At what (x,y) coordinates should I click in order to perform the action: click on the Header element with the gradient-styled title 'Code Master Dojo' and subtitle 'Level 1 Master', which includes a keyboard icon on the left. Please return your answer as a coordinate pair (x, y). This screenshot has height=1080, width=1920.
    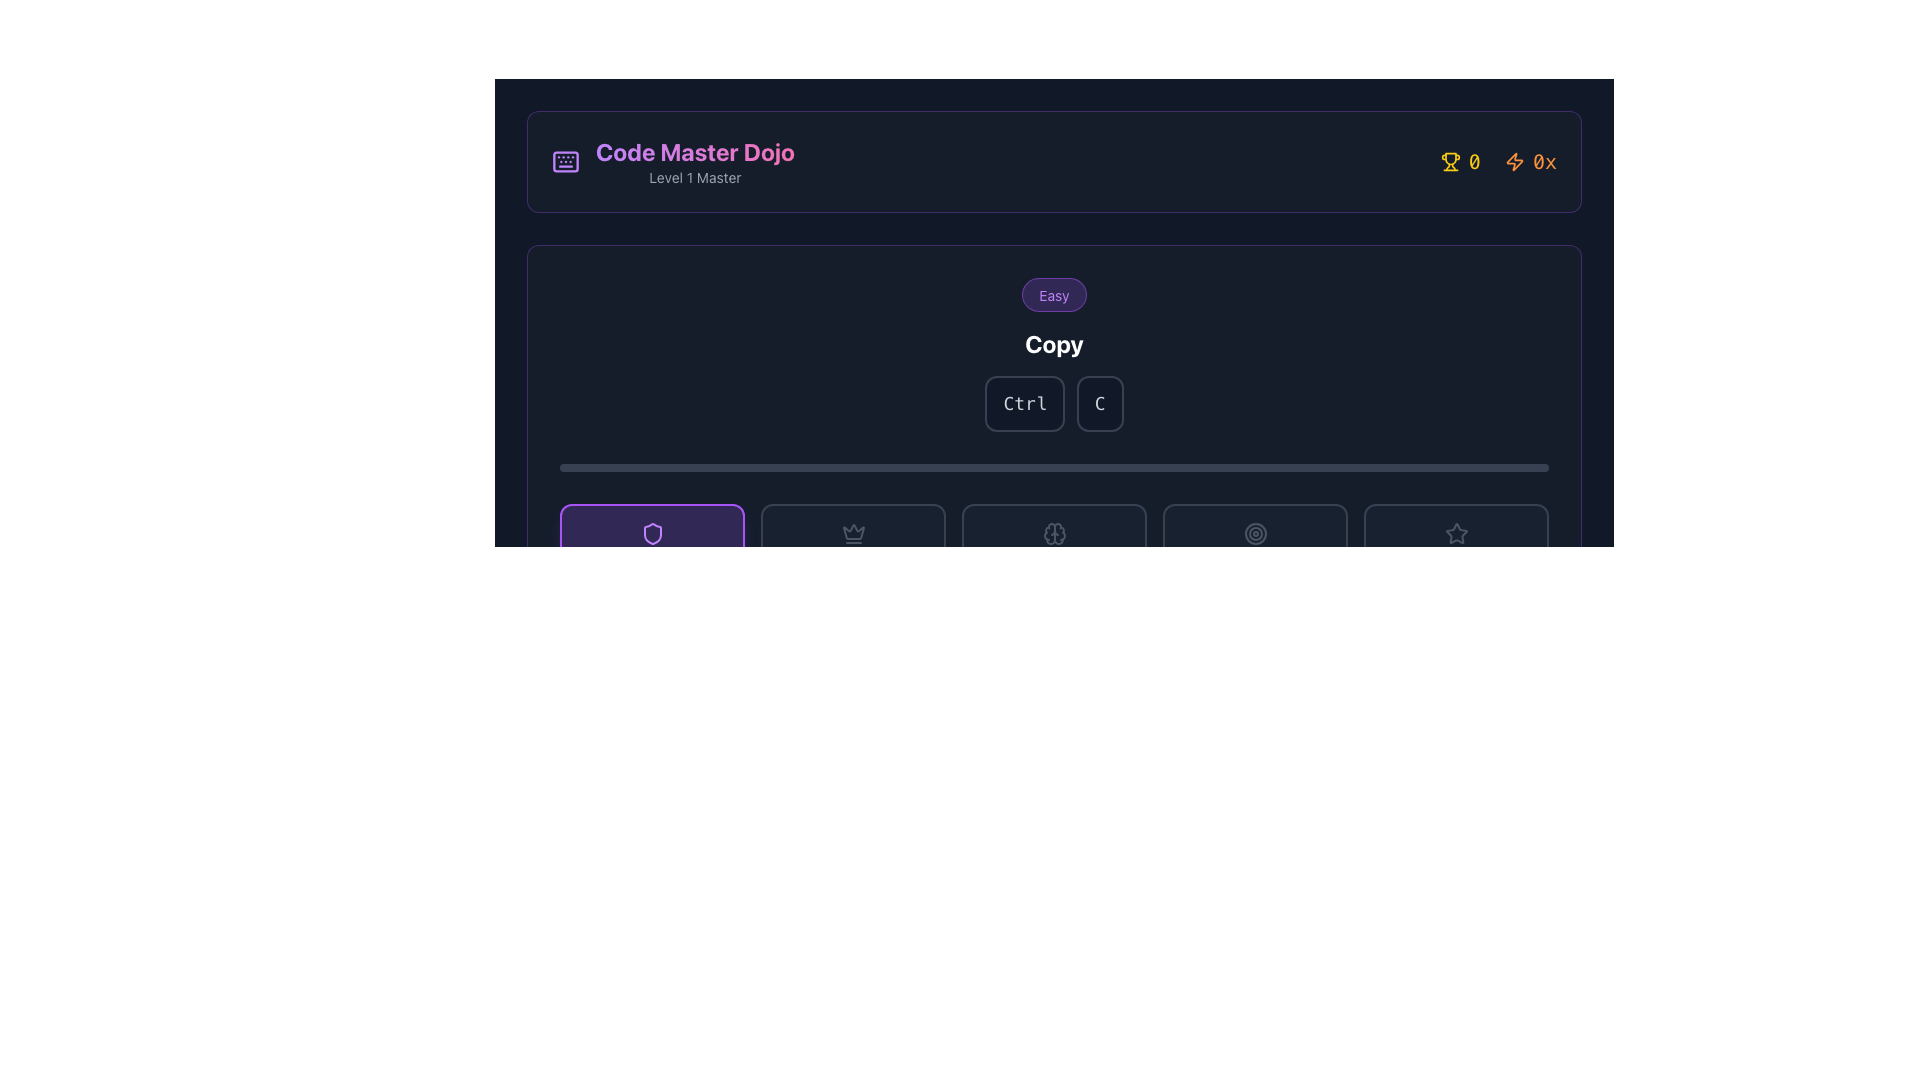
    Looking at the image, I should click on (673, 161).